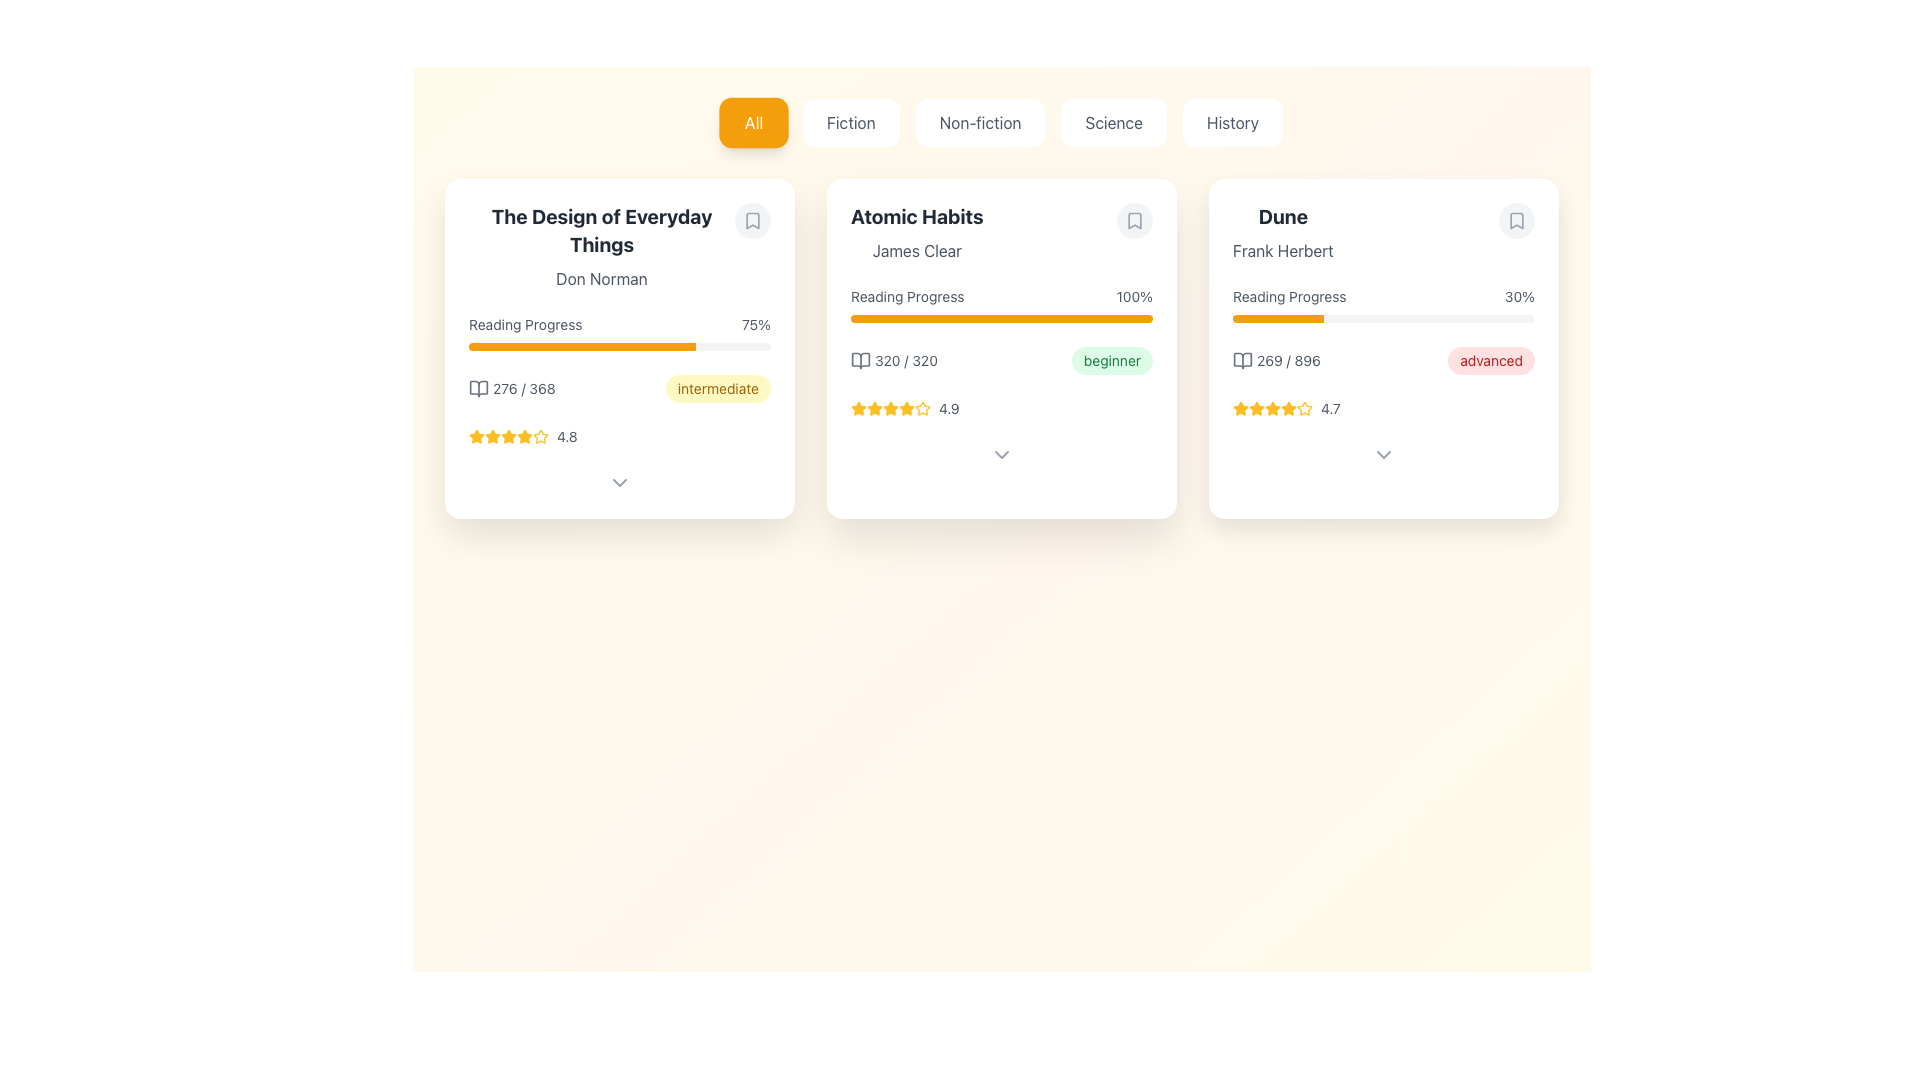  I want to click on the rating value by interacting with the fourth star icon in the rating section of the book card for 'Dune', so click(1271, 407).